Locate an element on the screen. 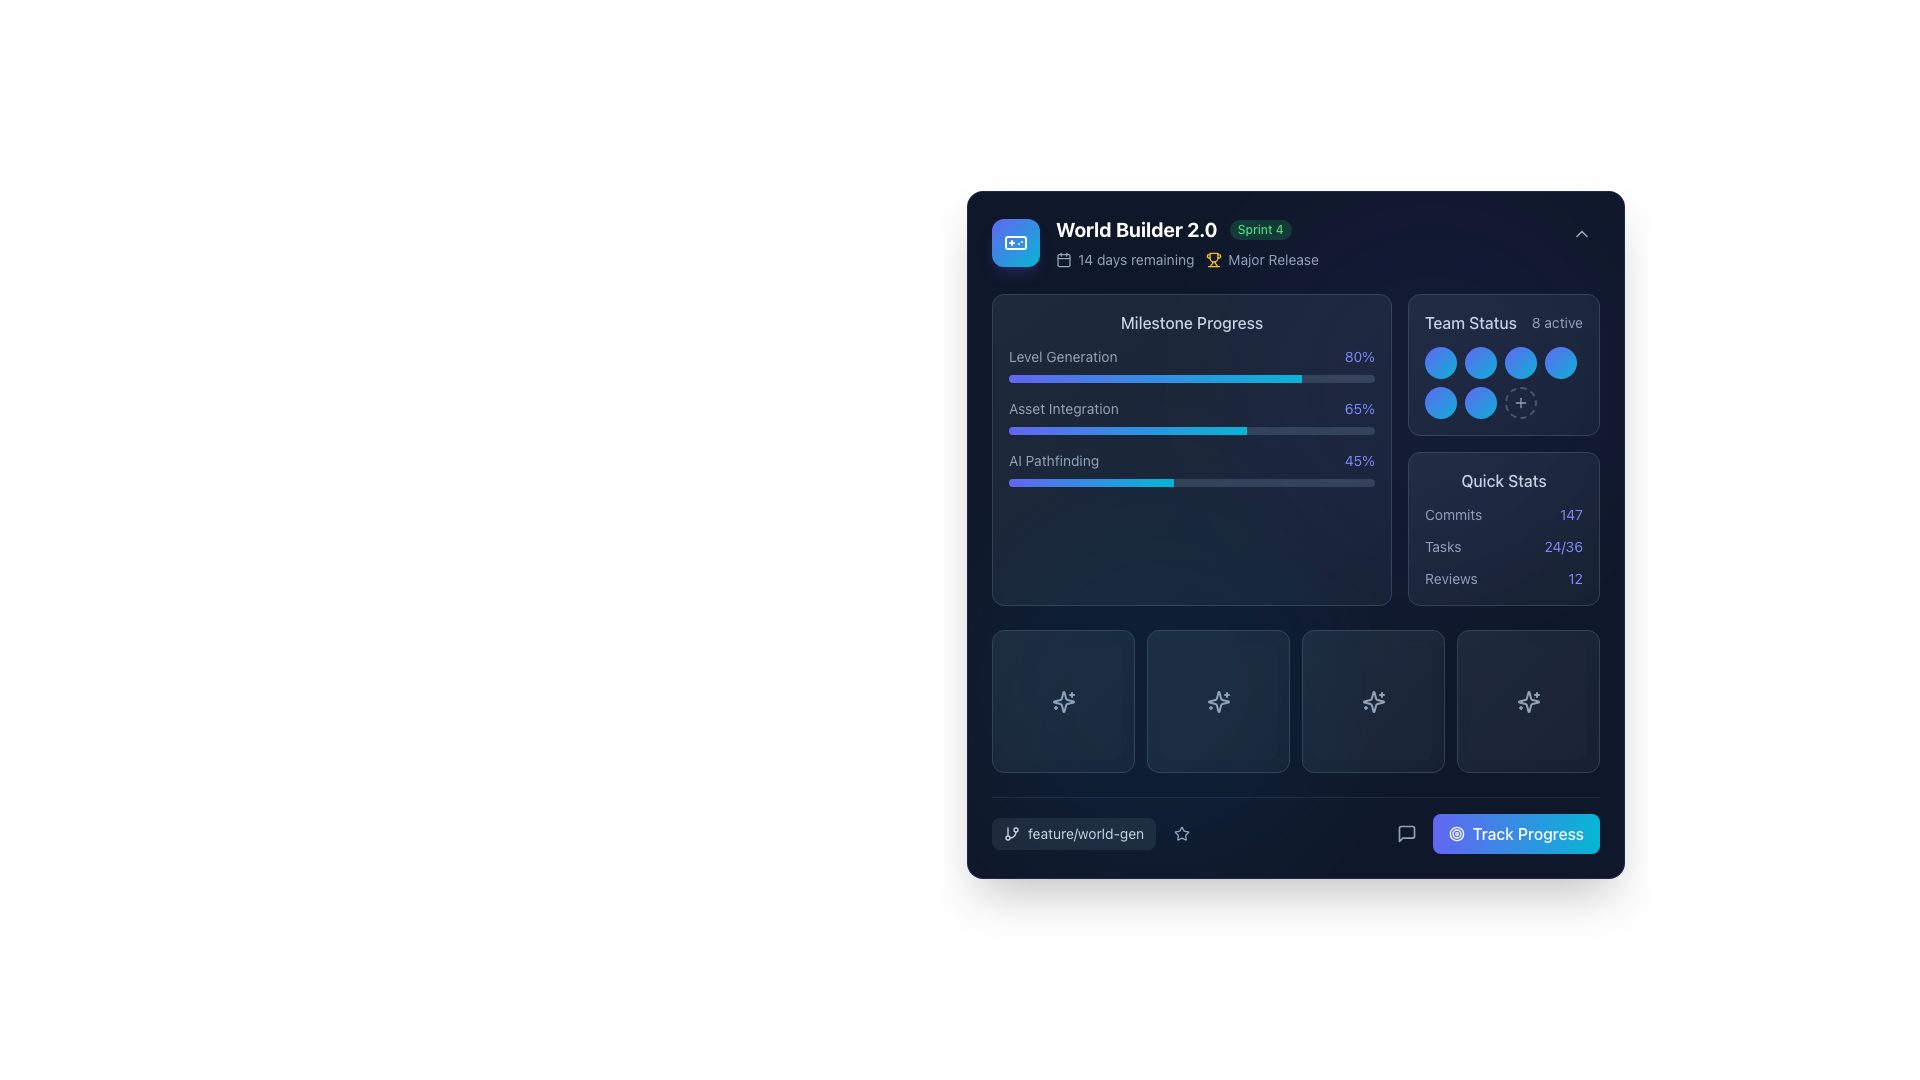 This screenshot has width=1920, height=1080. the fifth circular indicator in the 'Team Status' section, which features a gradient from indigo to cyan and is located at the coordinates provided is located at coordinates (1440, 402).